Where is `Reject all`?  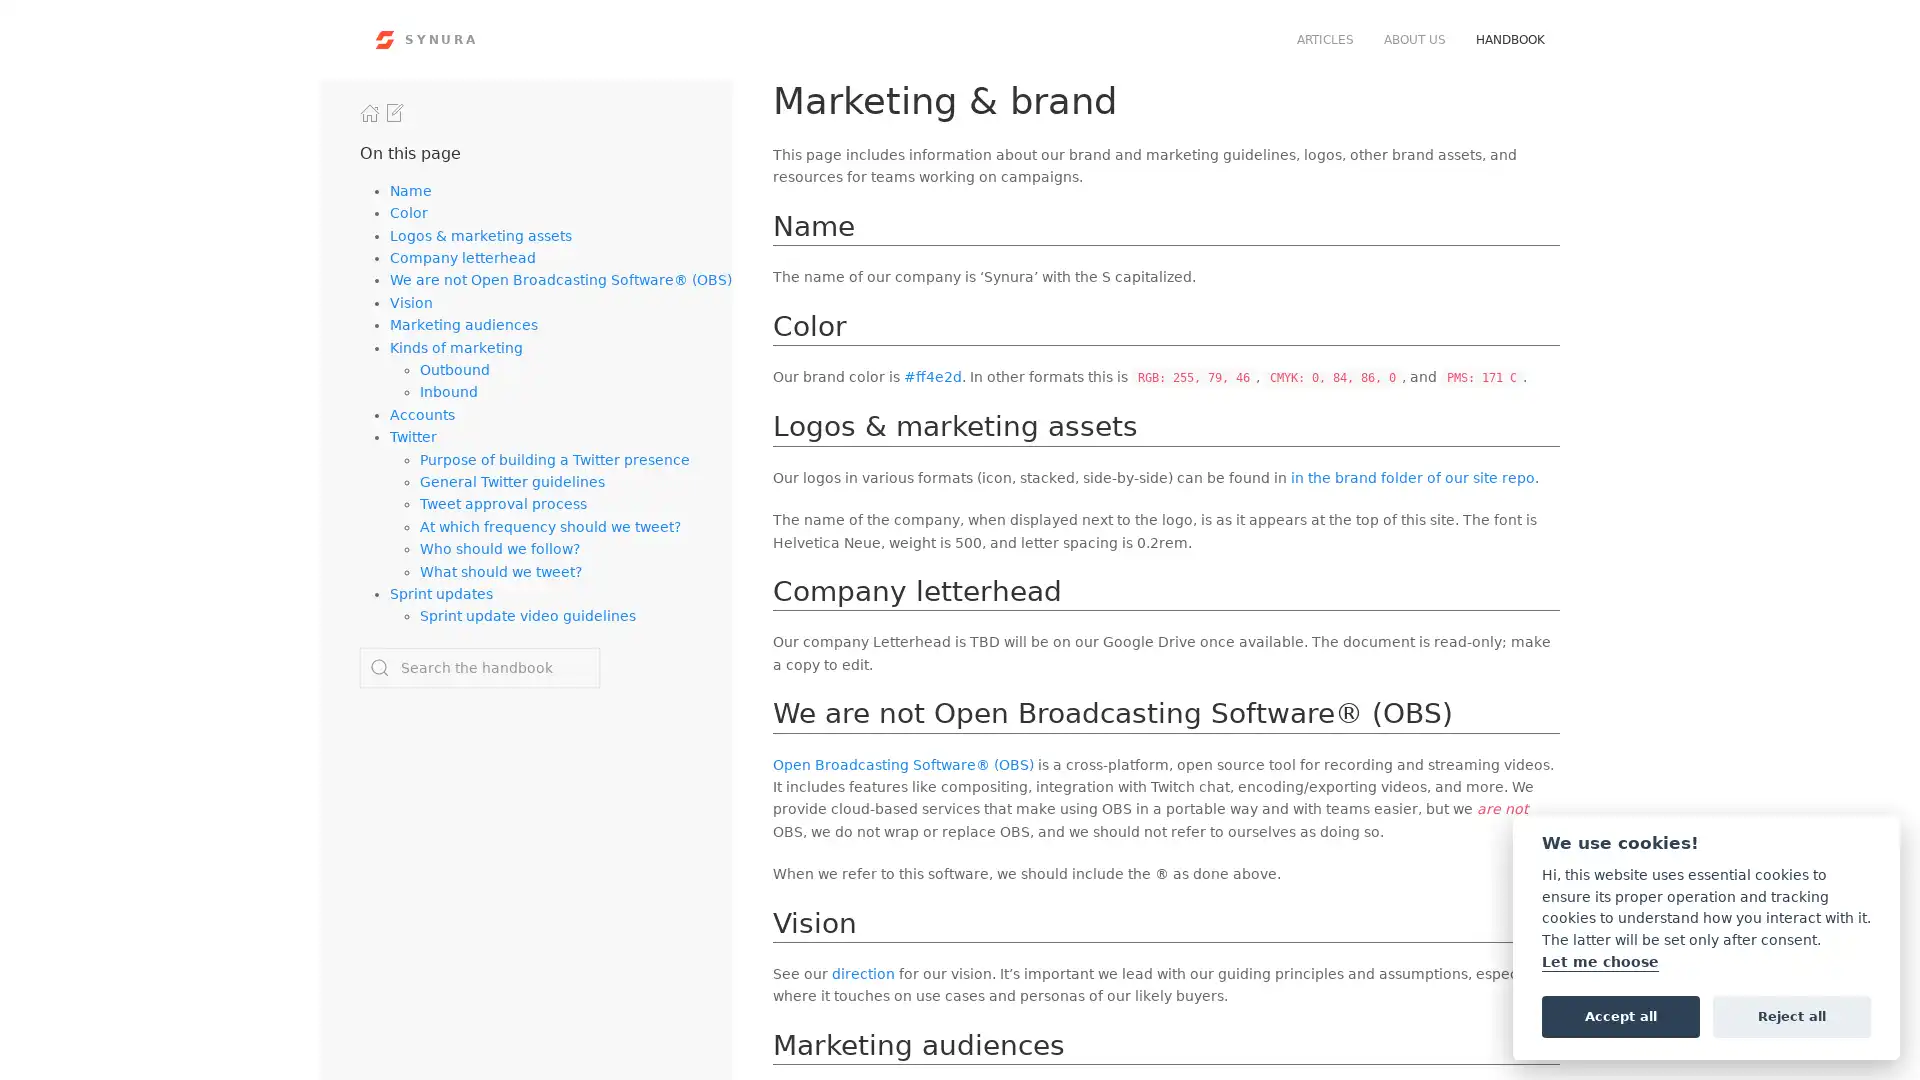 Reject all is located at coordinates (1791, 1015).